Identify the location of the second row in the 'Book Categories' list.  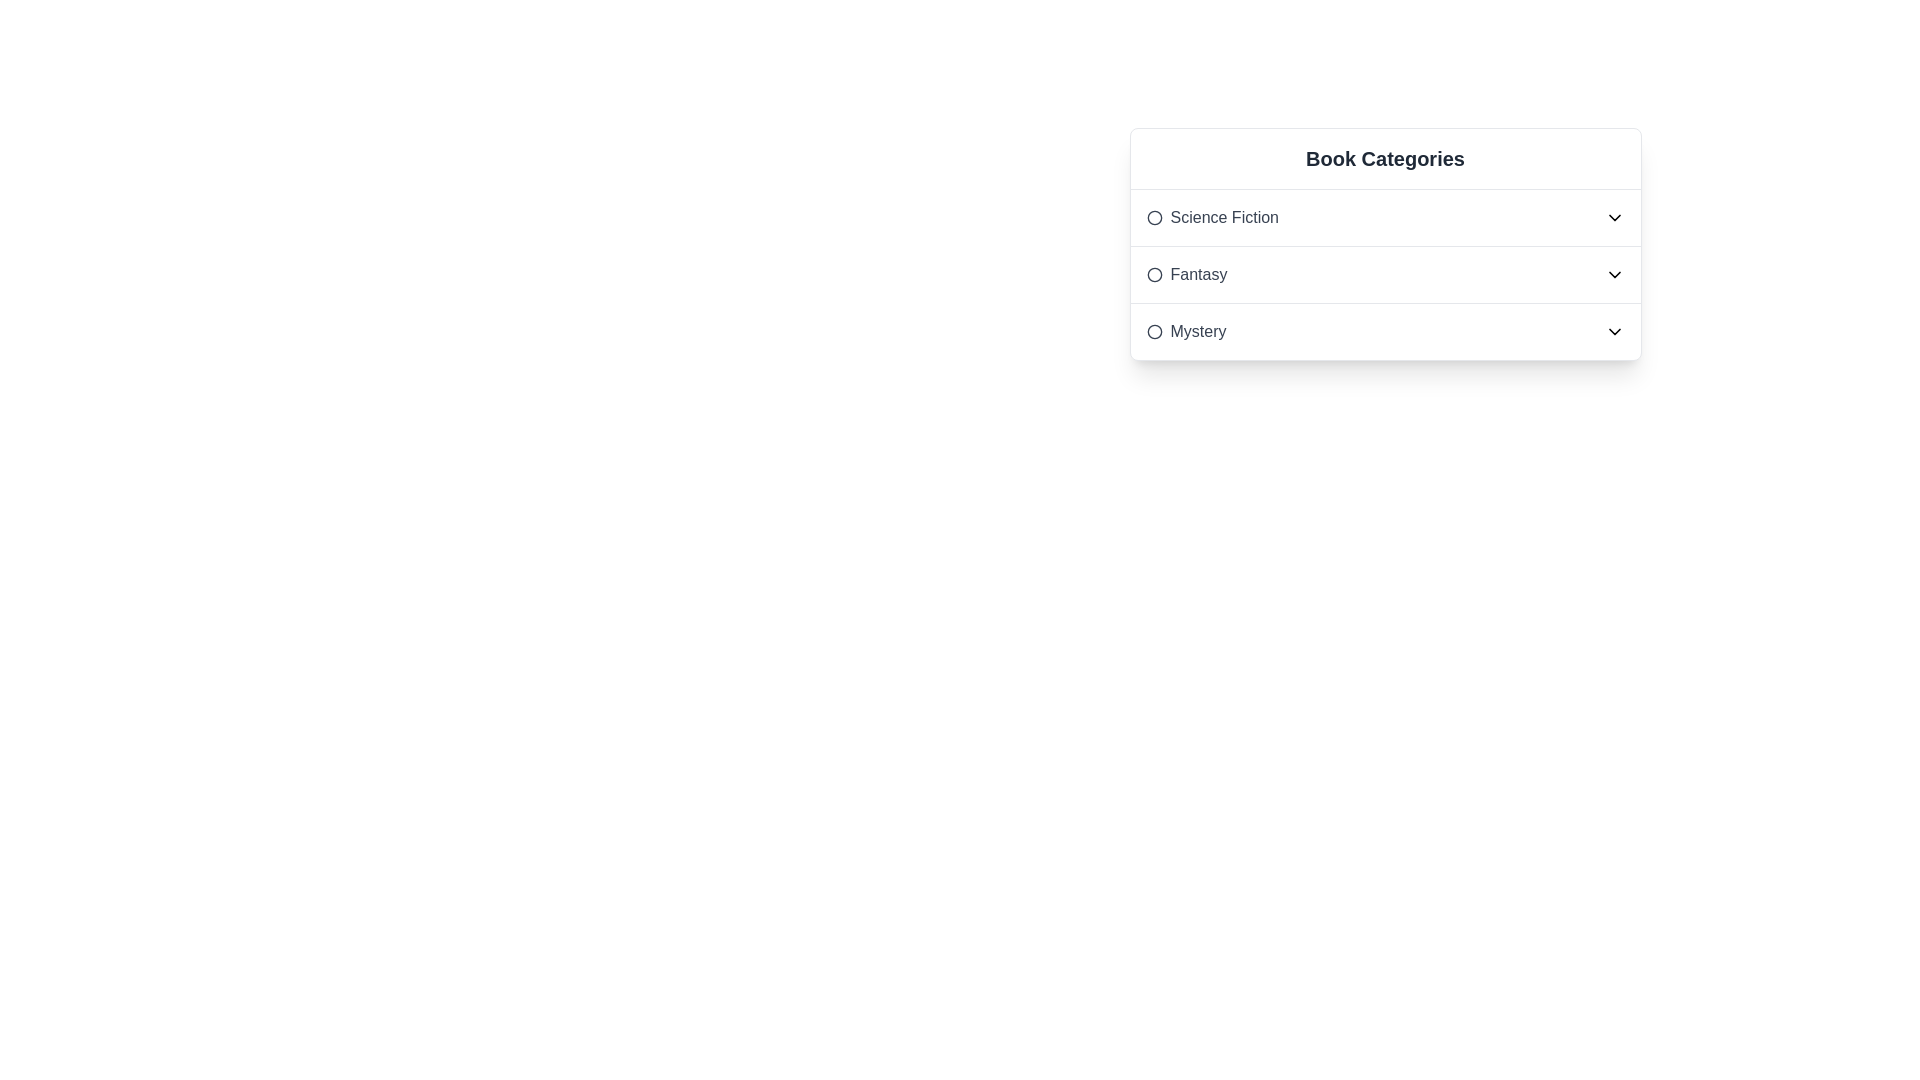
(1384, 274).